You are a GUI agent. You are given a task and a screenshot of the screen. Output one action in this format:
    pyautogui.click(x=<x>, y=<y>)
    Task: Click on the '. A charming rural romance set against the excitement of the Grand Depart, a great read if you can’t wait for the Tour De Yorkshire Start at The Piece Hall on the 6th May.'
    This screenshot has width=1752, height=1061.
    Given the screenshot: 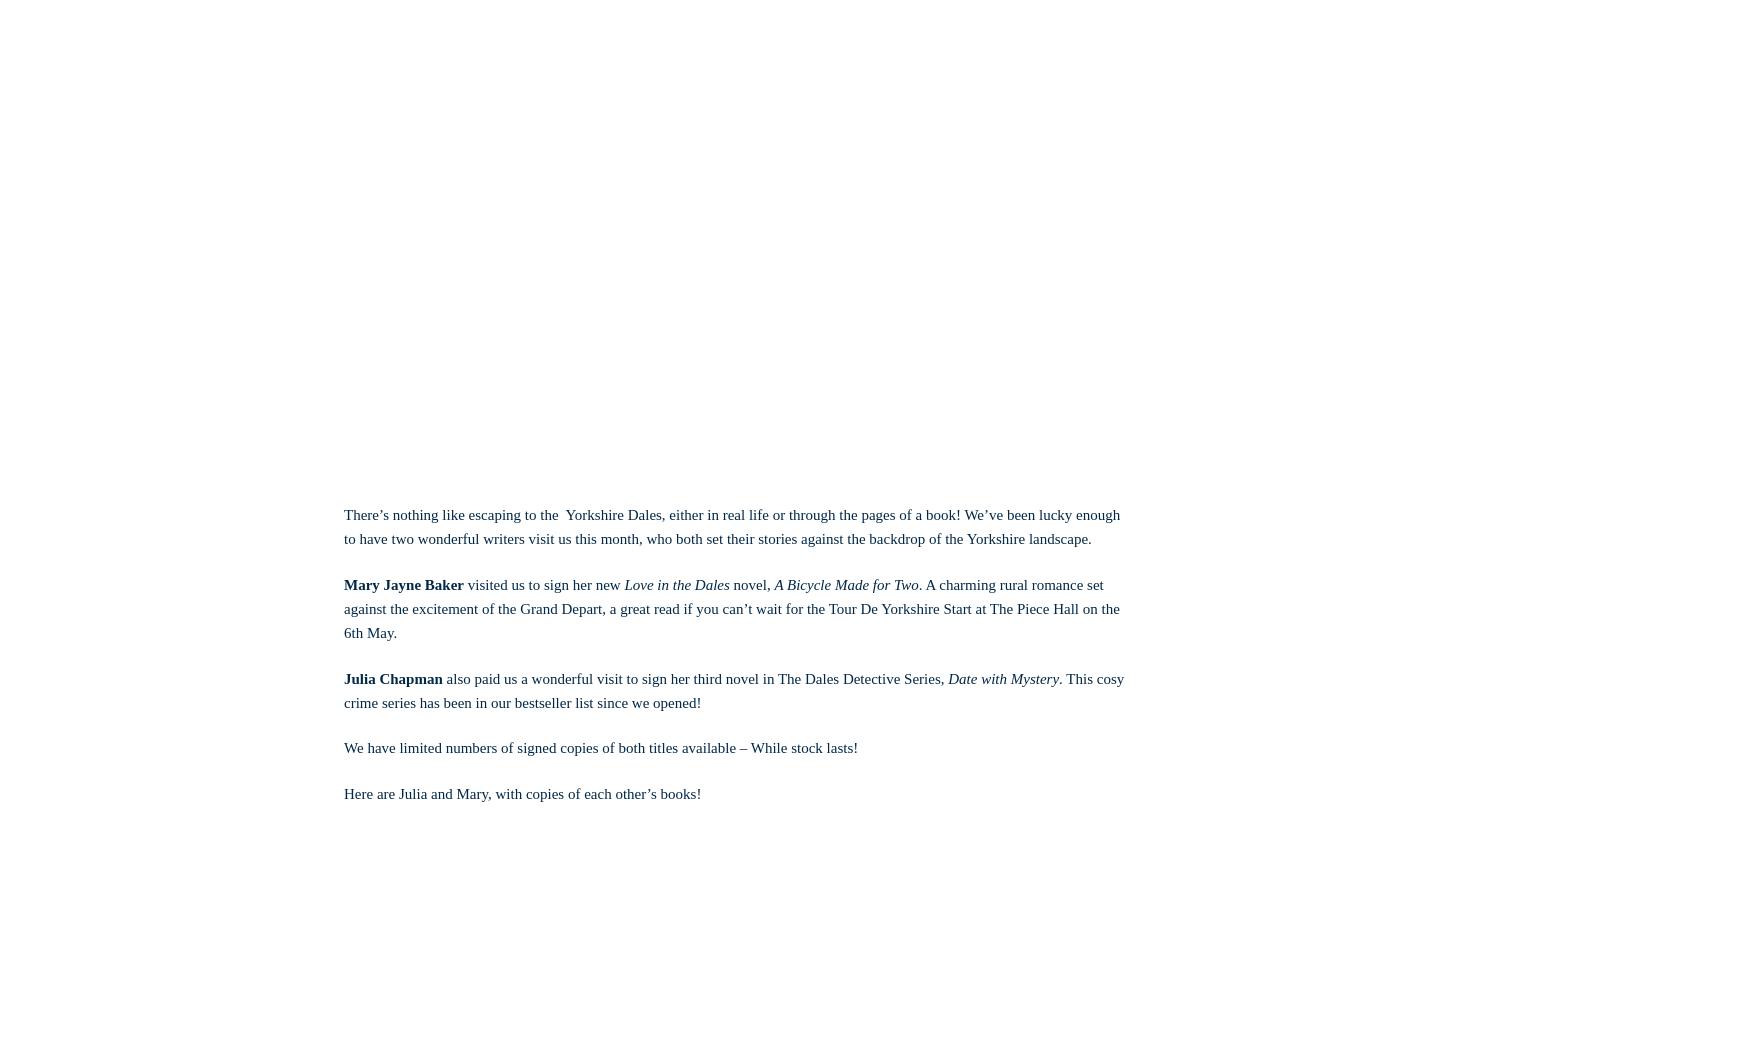 What is the action you would take?
    pyautogui.click(x=731, y=607)
    